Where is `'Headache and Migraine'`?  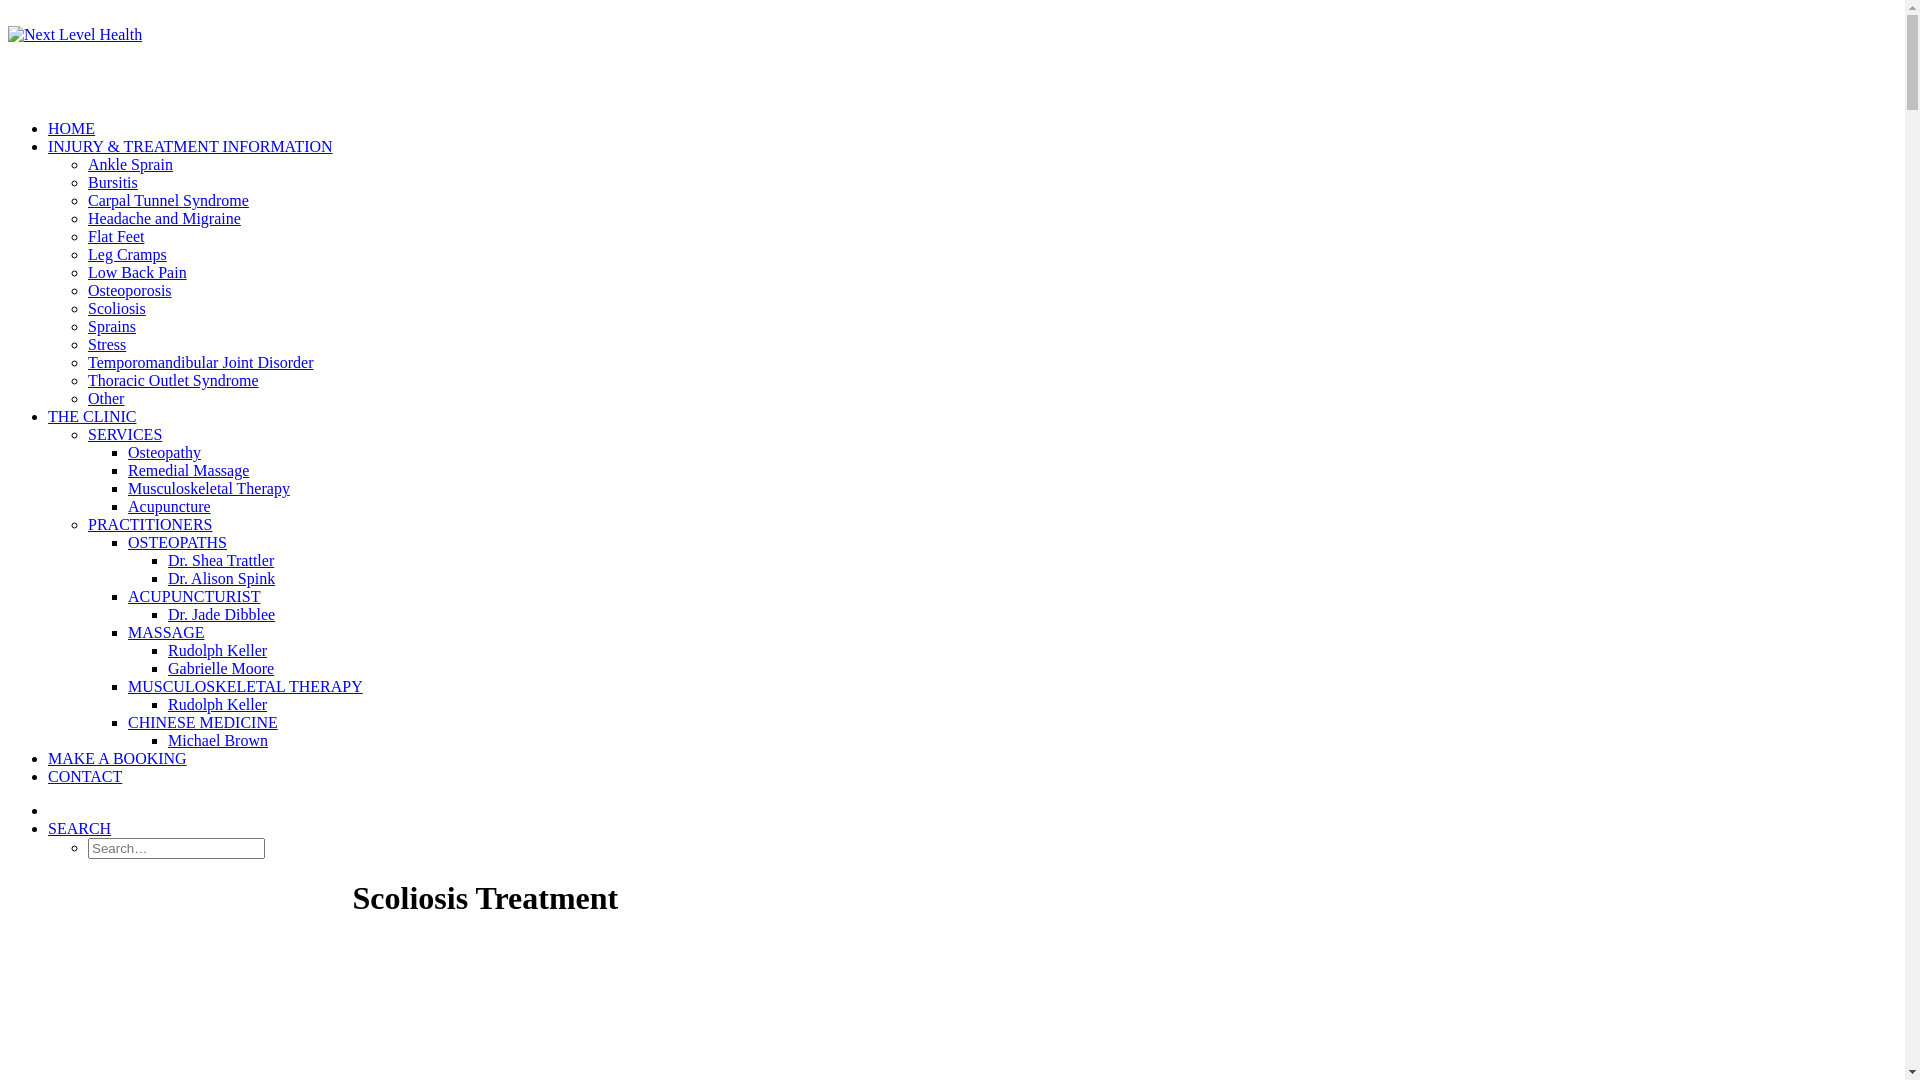
'Headache and Migraine' is located at coordinates (164, 218).